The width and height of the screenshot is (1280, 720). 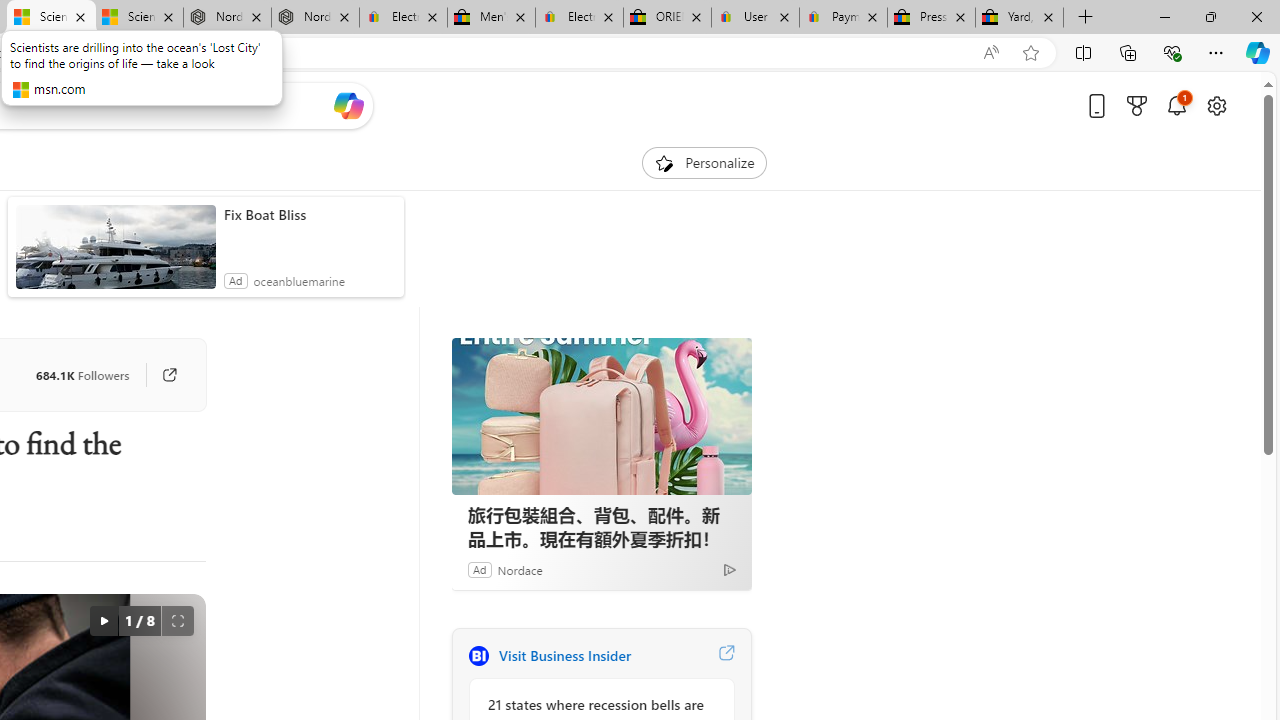 I want to click on 'Visit Business Insider website', so click(x=725, y=655).